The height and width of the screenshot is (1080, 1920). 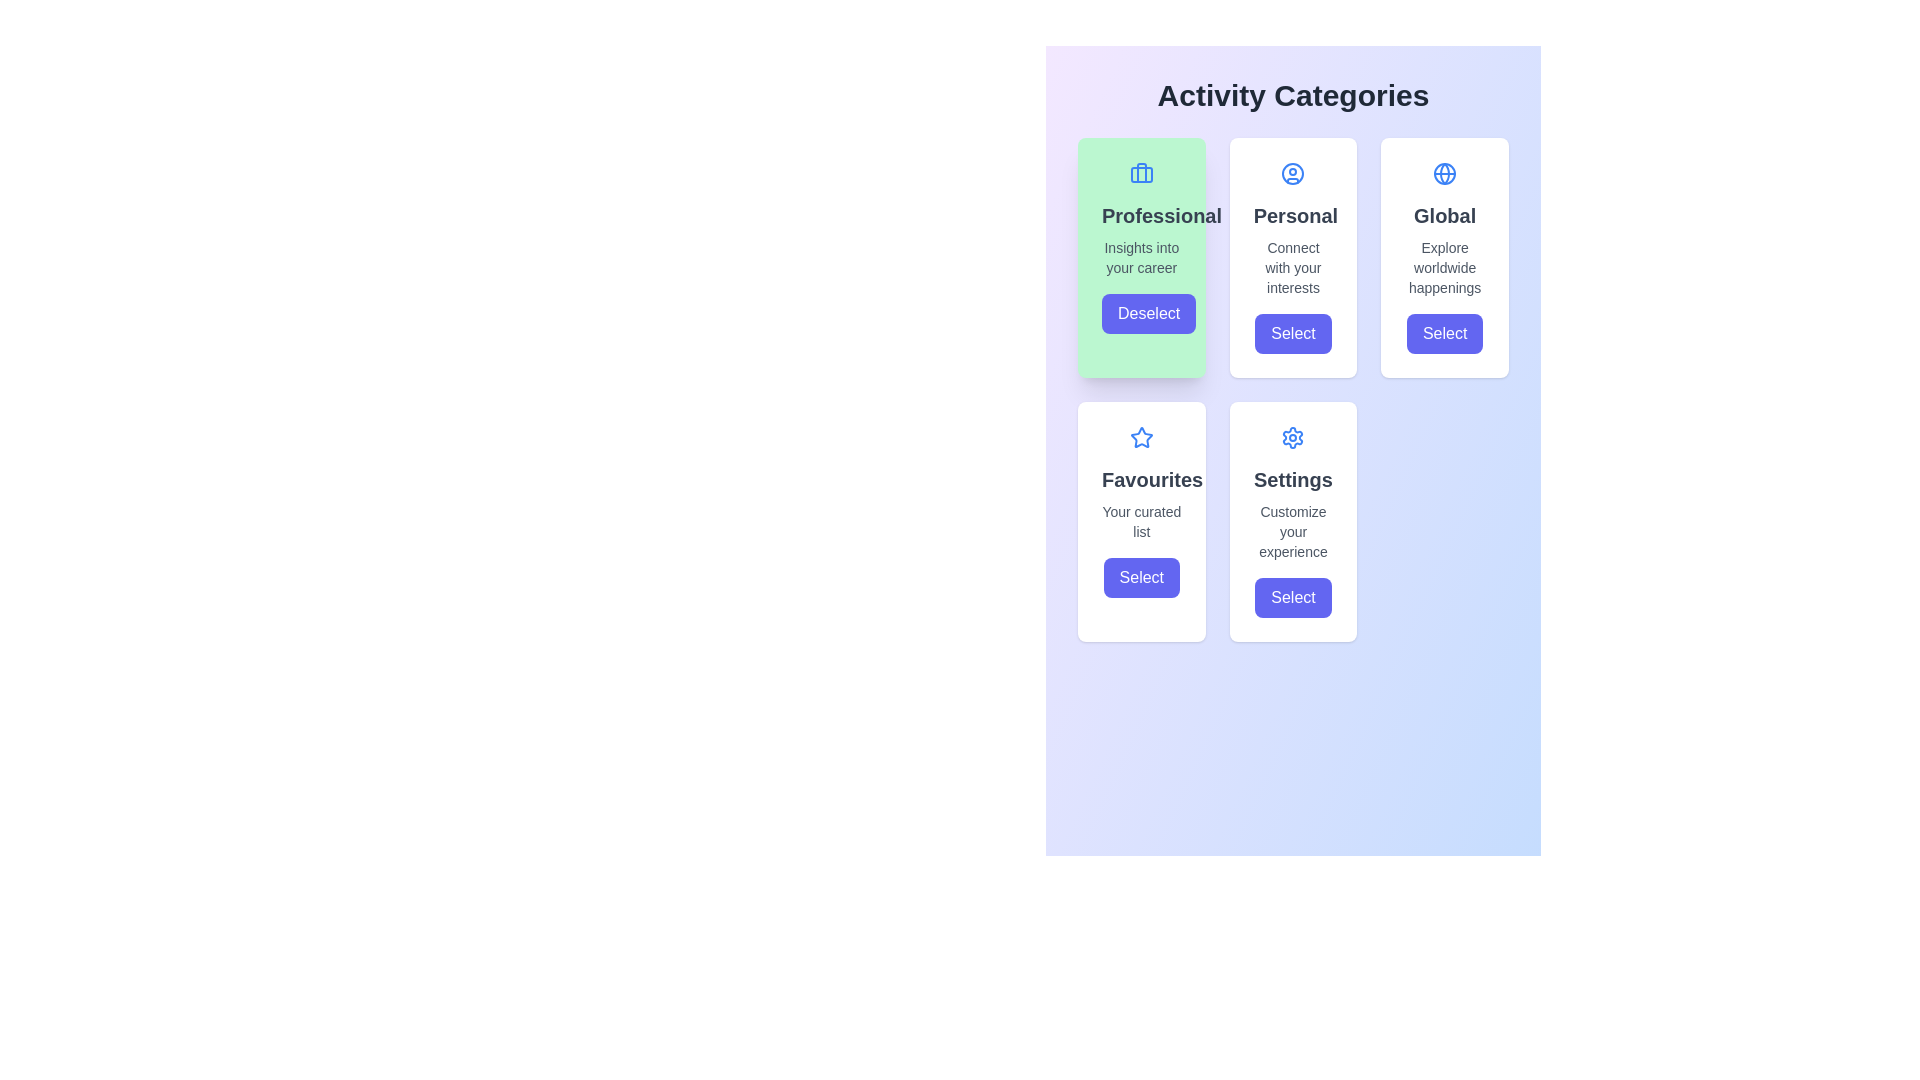 What do you see at coordinates (1293, 596) in the screenshot?
I see `the 'Select' button, which has a blue background and white rounded text, located at the bottom of the 'Settings' card` at bounding box center [1293, 596].